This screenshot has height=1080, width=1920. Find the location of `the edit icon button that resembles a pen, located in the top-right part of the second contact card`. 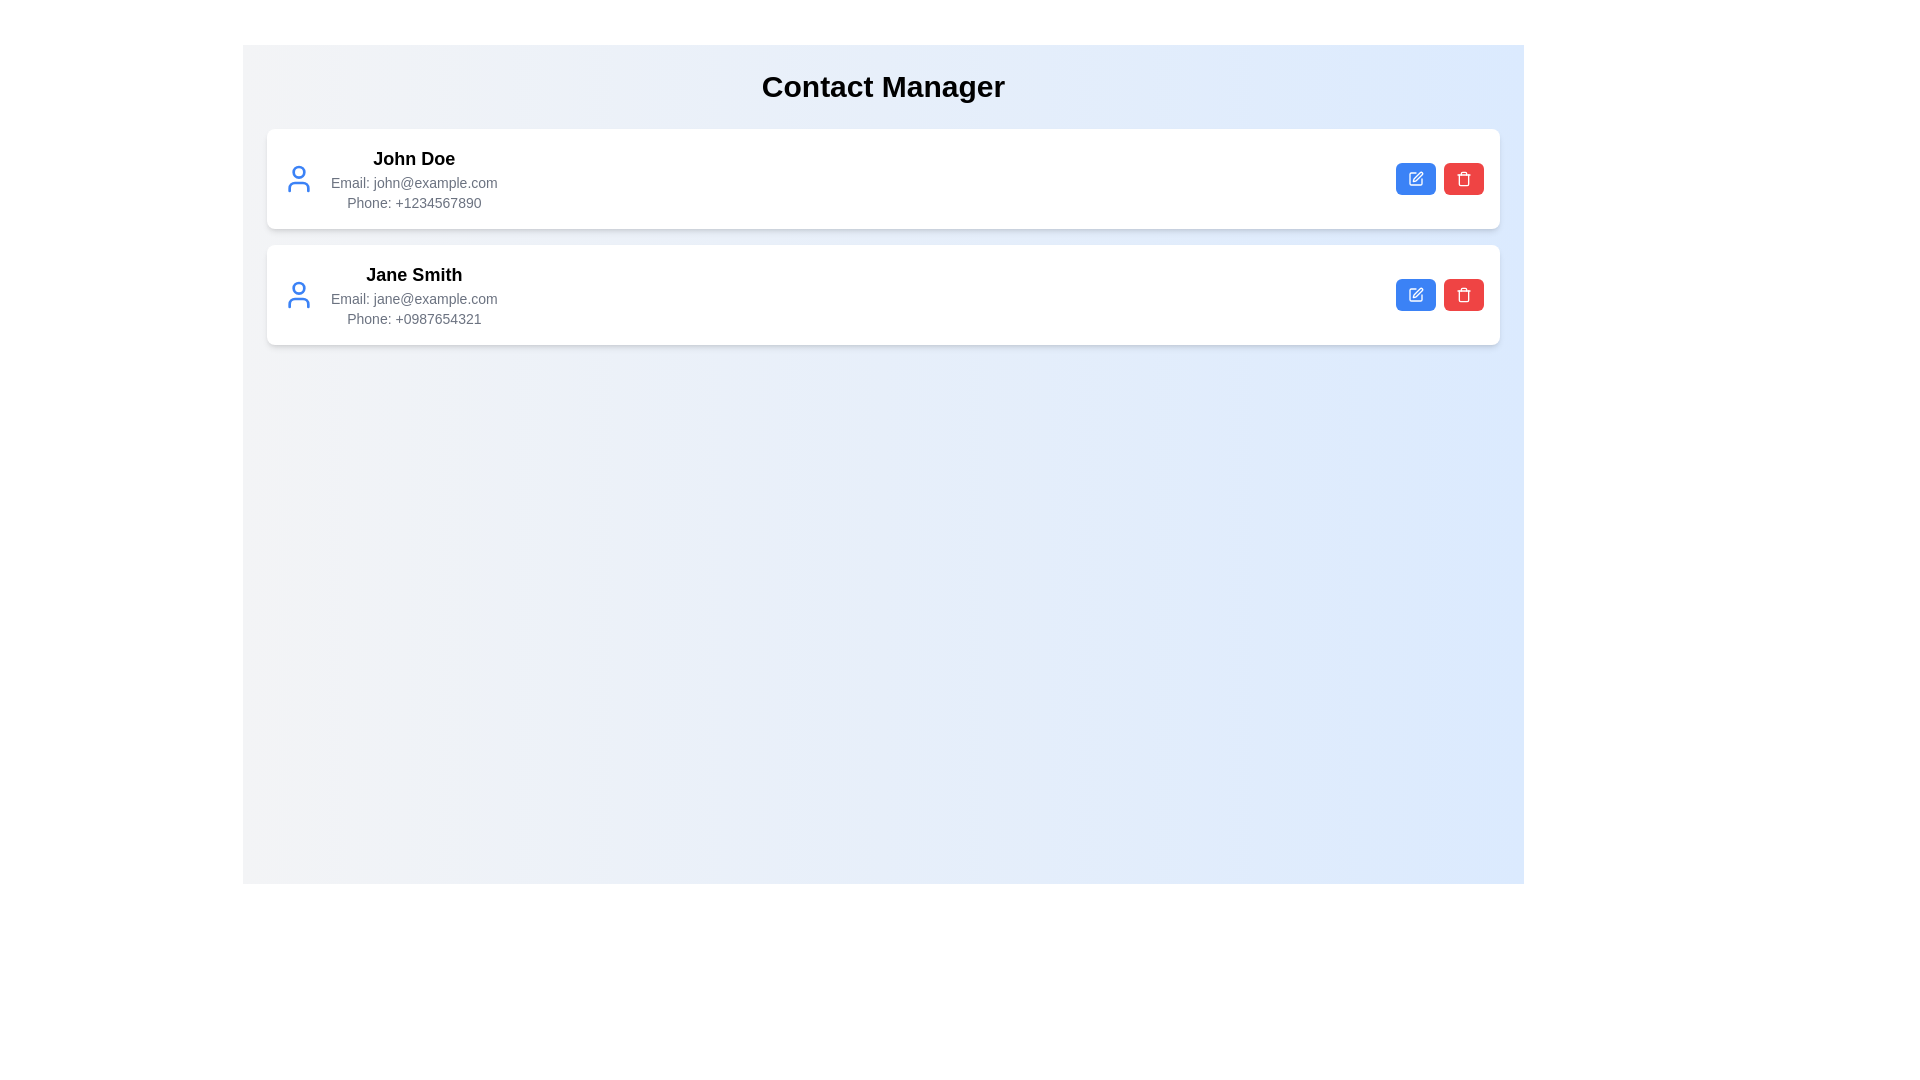

the edit icon button that resembles a pen, located in the top-right part of the second contact card is located at coordinates (1415, 294).